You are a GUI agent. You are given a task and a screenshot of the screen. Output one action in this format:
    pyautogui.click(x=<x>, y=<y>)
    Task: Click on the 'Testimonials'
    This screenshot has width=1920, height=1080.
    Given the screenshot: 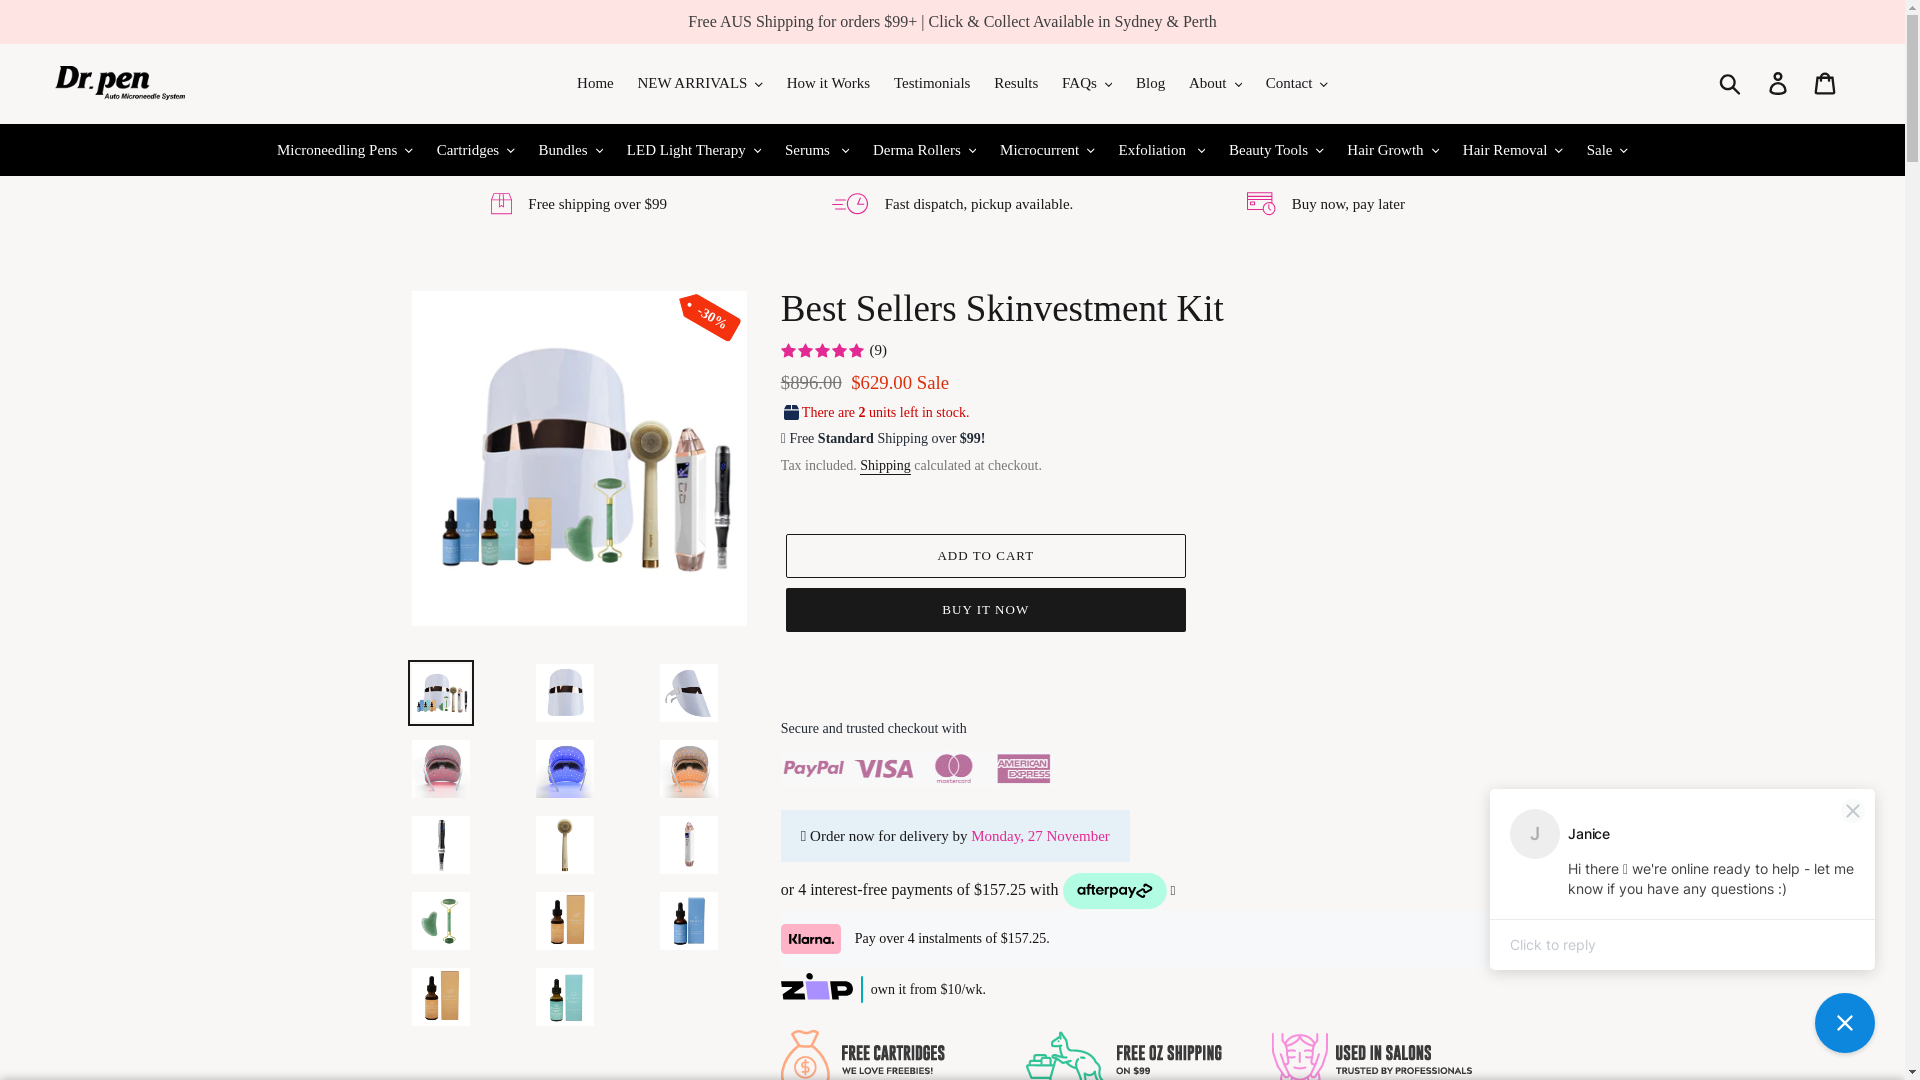 What is the action you would take?
    pyautogui.click(x=930, y=82)
    